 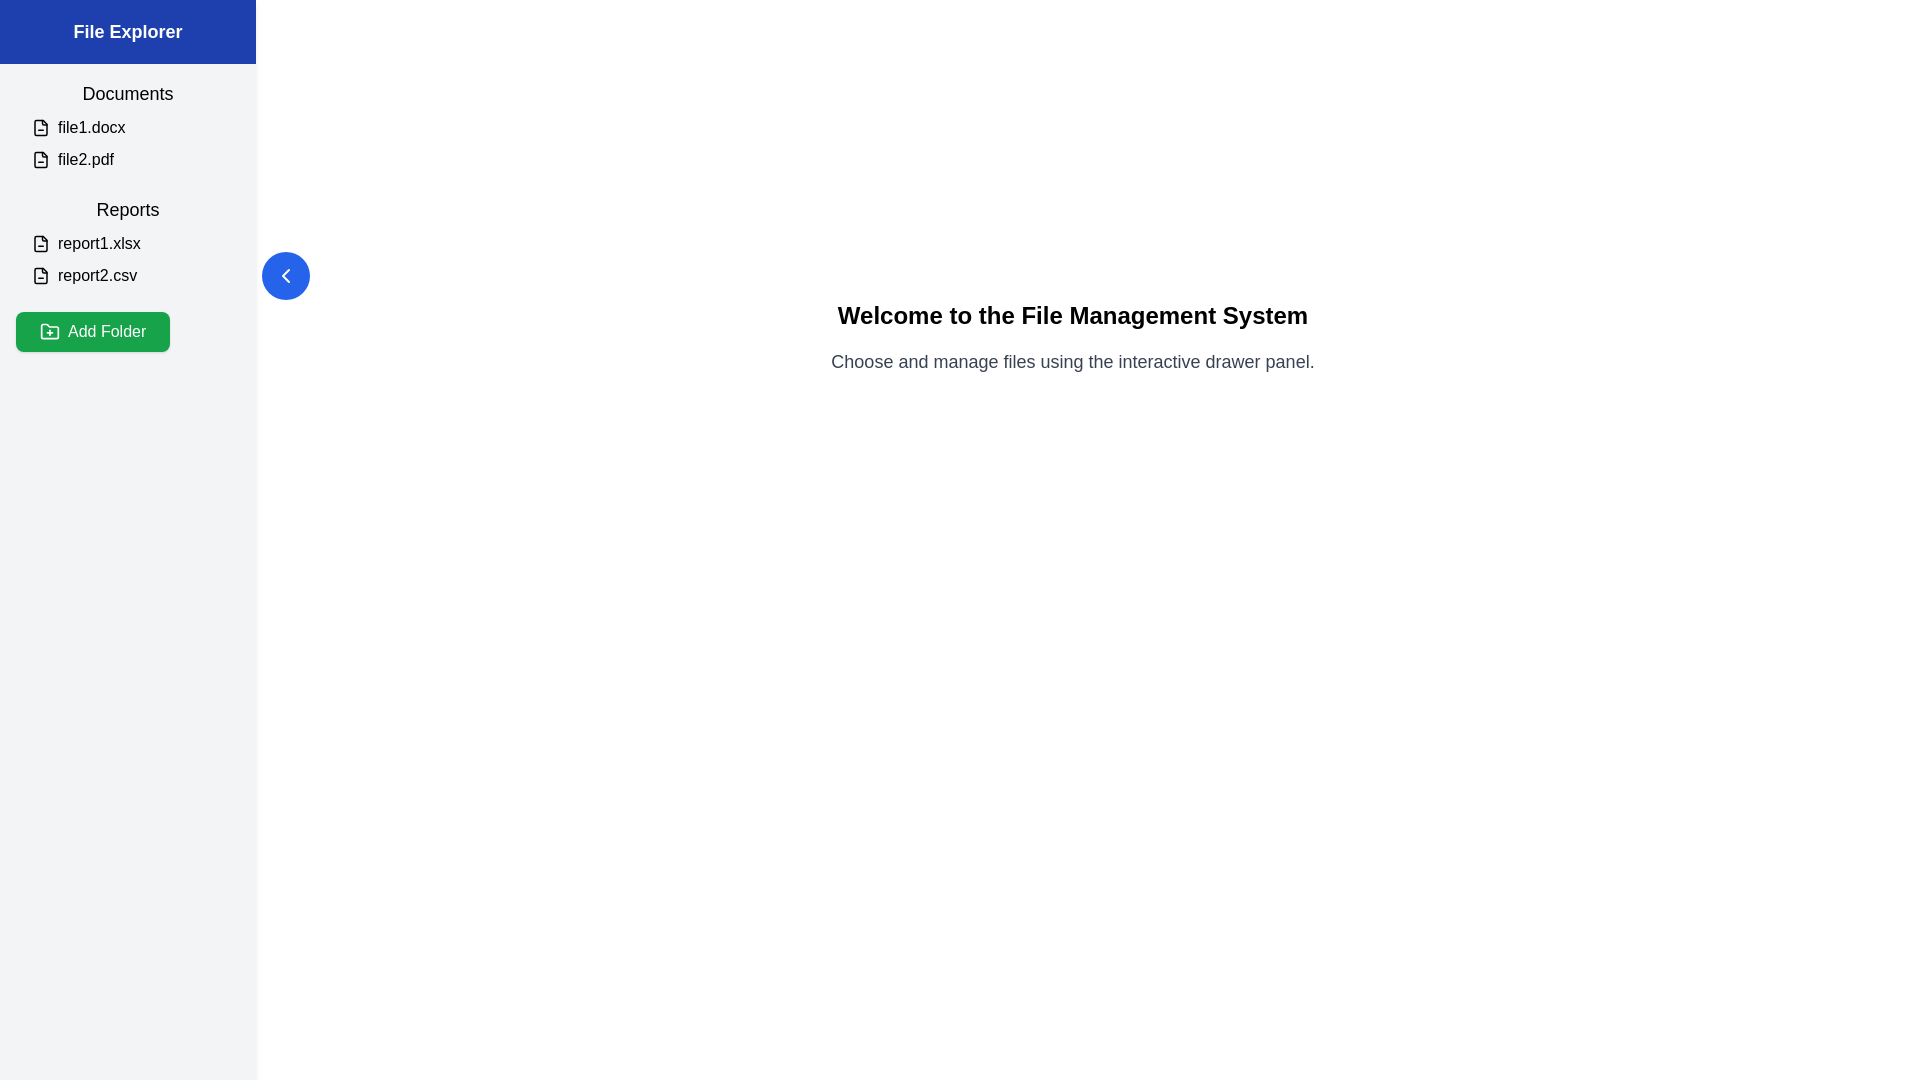 What do you see at coordinates (134, 158) in the screenshot?
I see `the List item labeled 'file2.pdf'` at bounding box center [134, 158].